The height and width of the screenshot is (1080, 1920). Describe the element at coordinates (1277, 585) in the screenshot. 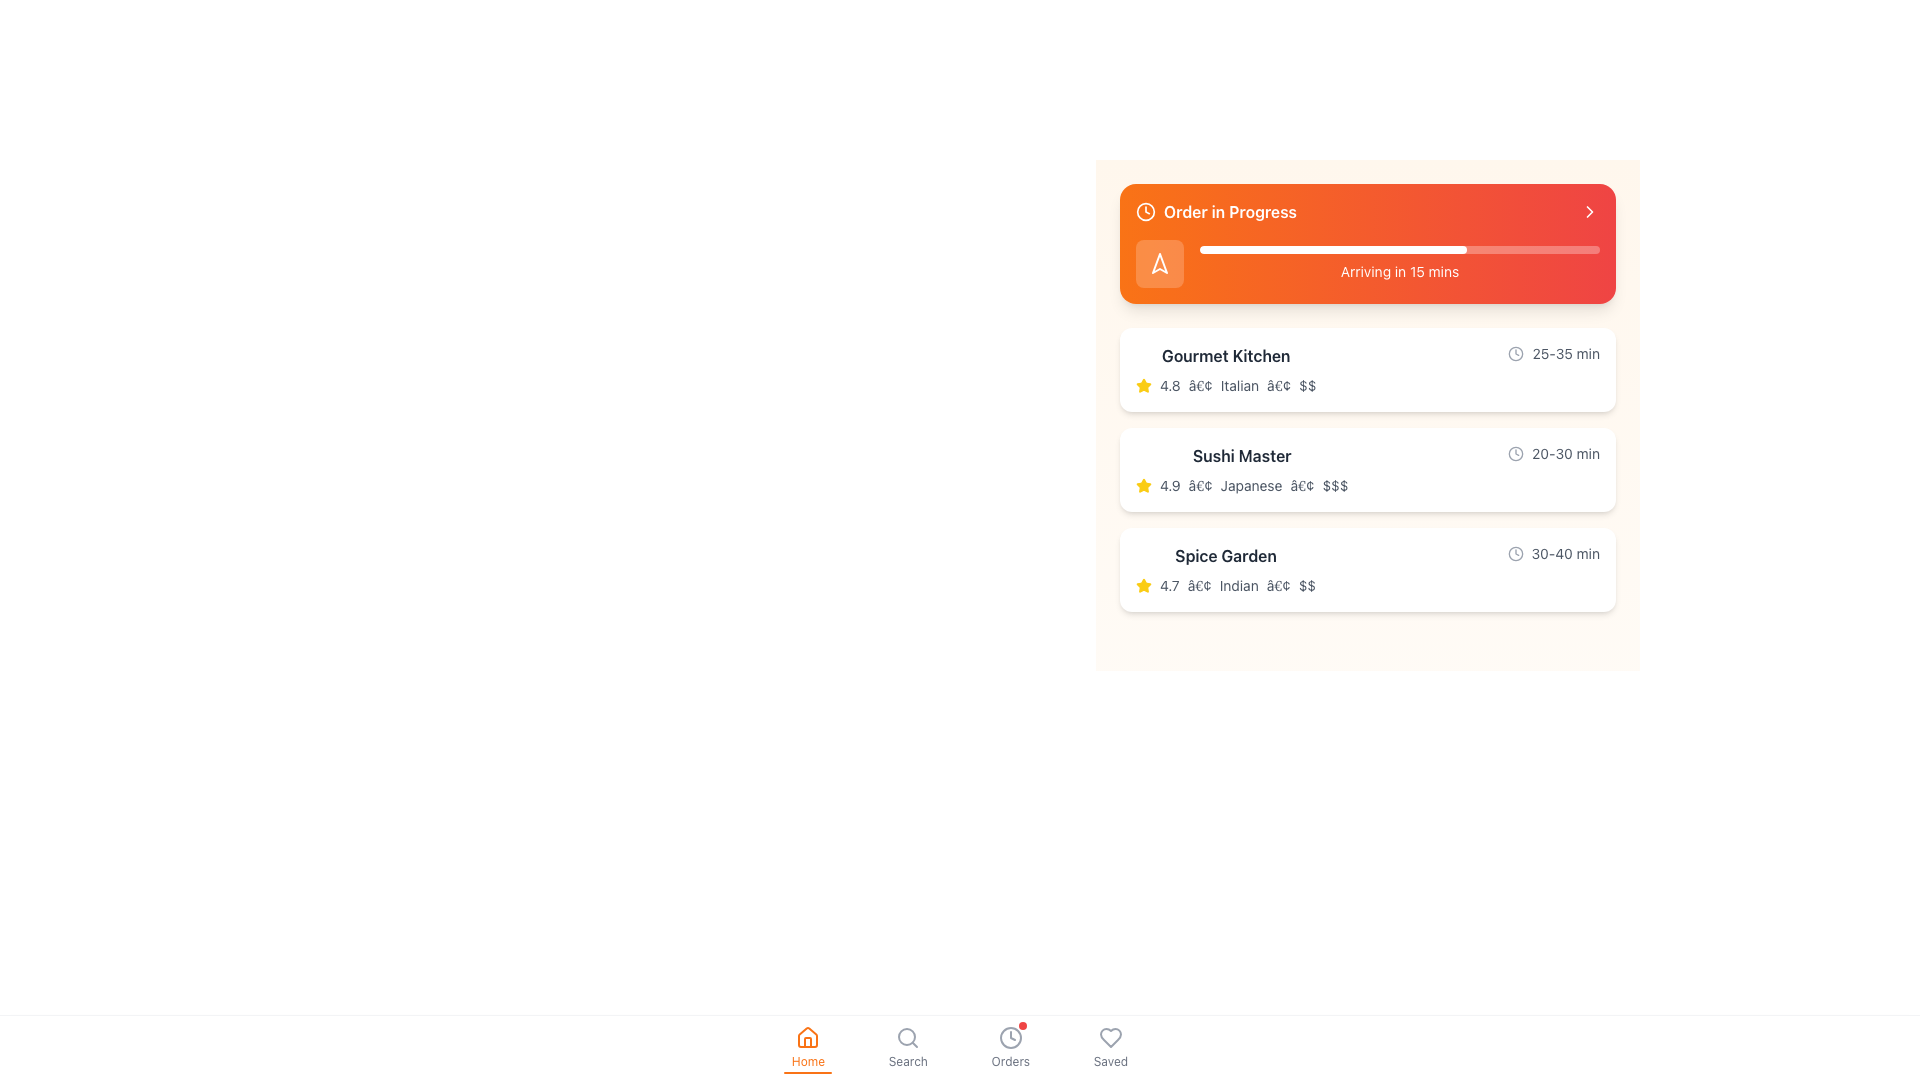

I see `the bullet separator (•) that is the third in the sequence, located between 'Indian' and '$$' in the restaurant details for 'Spice Garden'` at that location.